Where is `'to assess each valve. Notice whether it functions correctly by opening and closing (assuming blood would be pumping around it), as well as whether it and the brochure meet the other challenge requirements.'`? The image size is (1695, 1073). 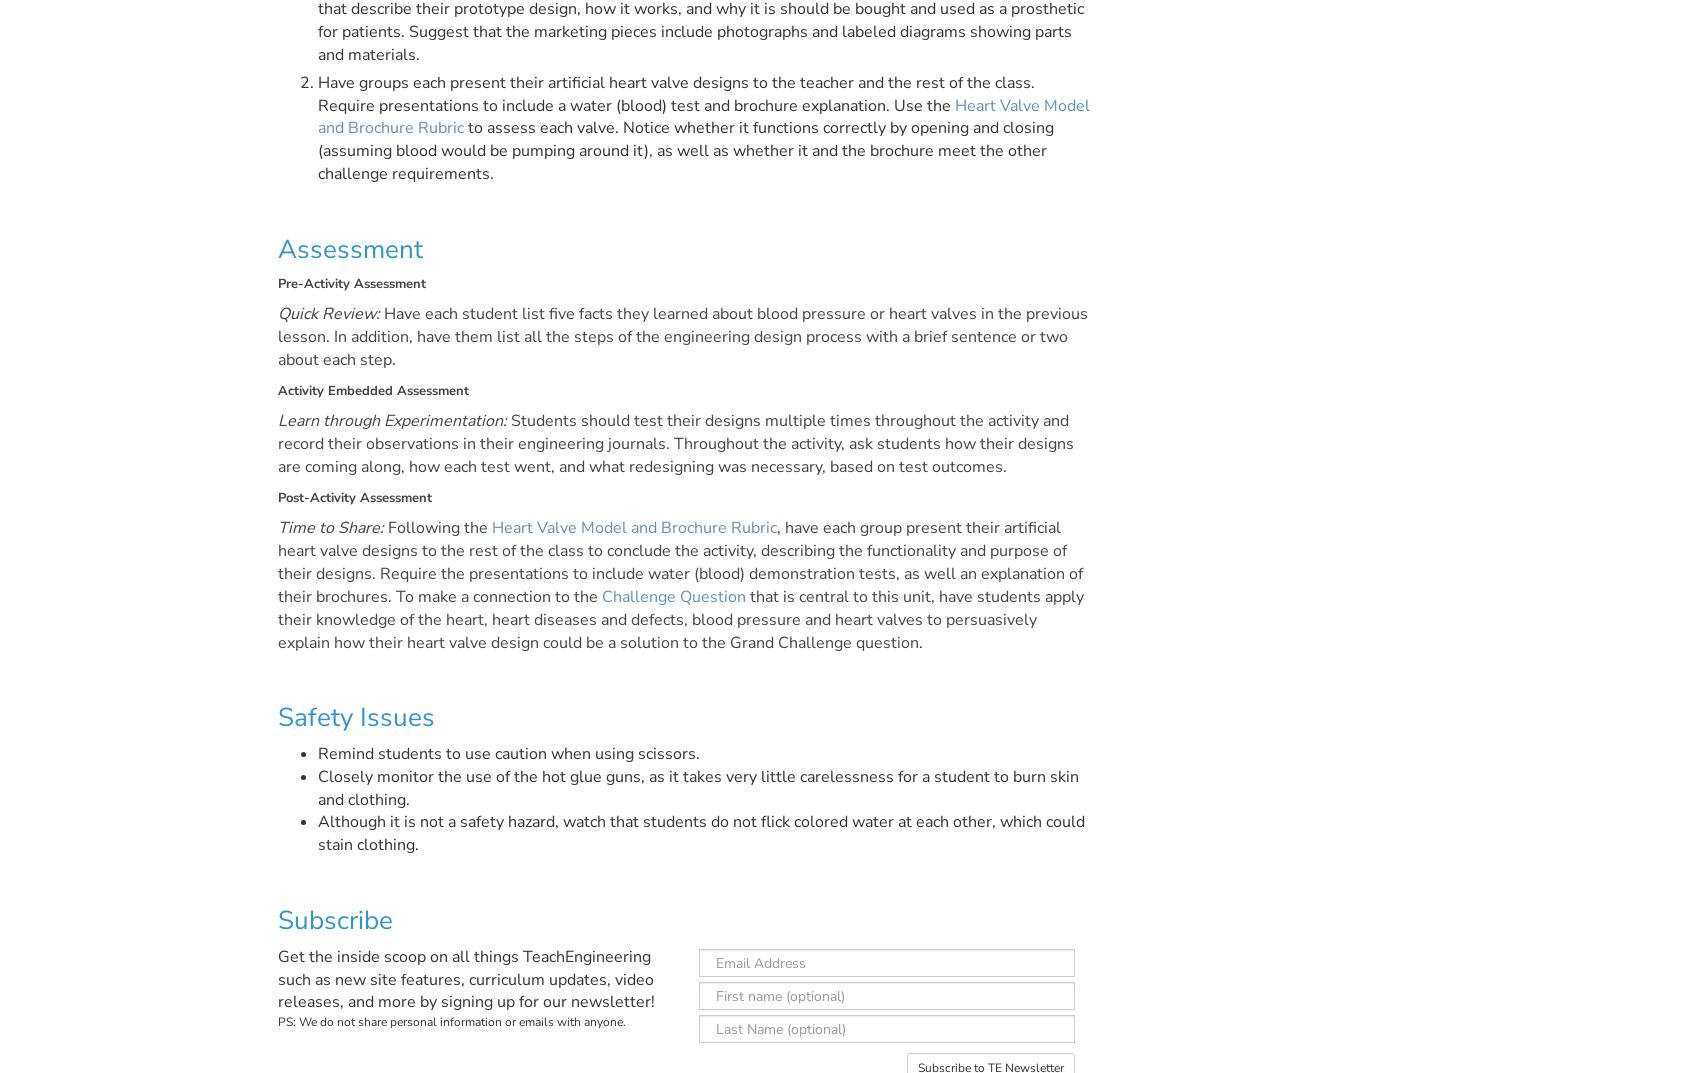 'to assess each valve. Notice whether it functions correctly by opening and closing (assuming blood would be pumping around it), as well as whether it and the brochure meet the other challenge requirements.' is located at coordinates (684, 149).